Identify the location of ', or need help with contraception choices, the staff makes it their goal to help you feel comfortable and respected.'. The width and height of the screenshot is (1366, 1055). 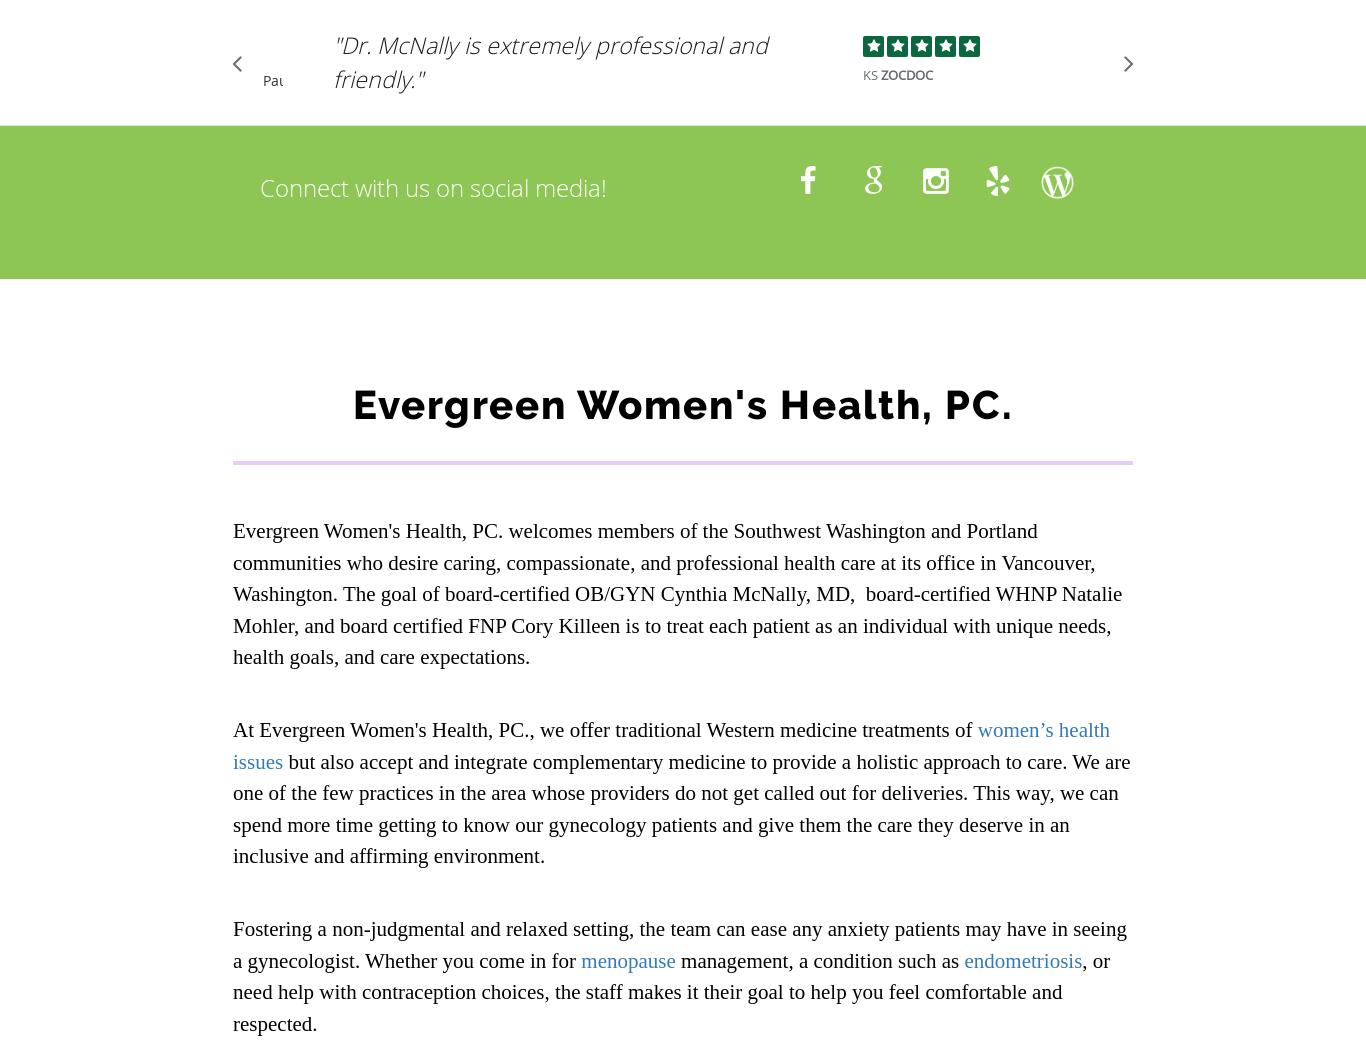
(670, 991).